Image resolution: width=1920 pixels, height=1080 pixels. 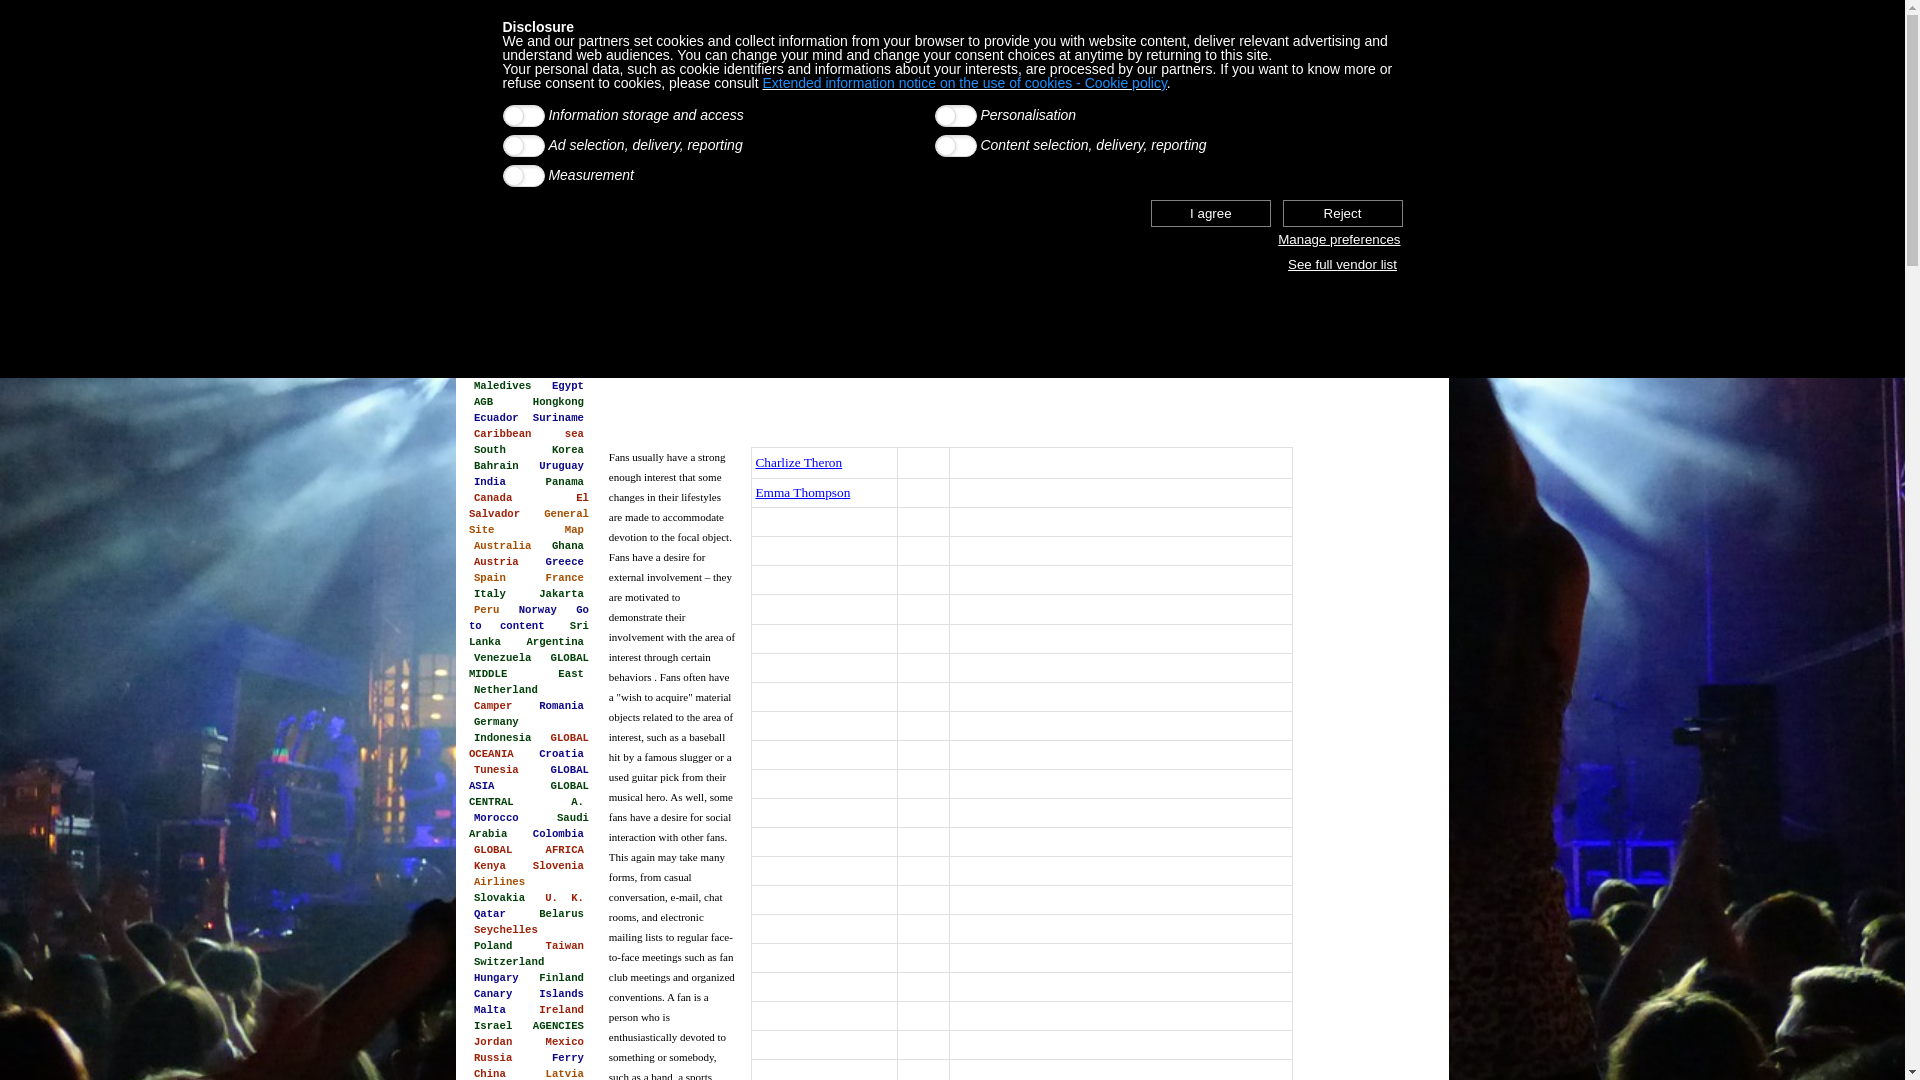 I want to click on 'General Site Map', so click(x=528, y=520).